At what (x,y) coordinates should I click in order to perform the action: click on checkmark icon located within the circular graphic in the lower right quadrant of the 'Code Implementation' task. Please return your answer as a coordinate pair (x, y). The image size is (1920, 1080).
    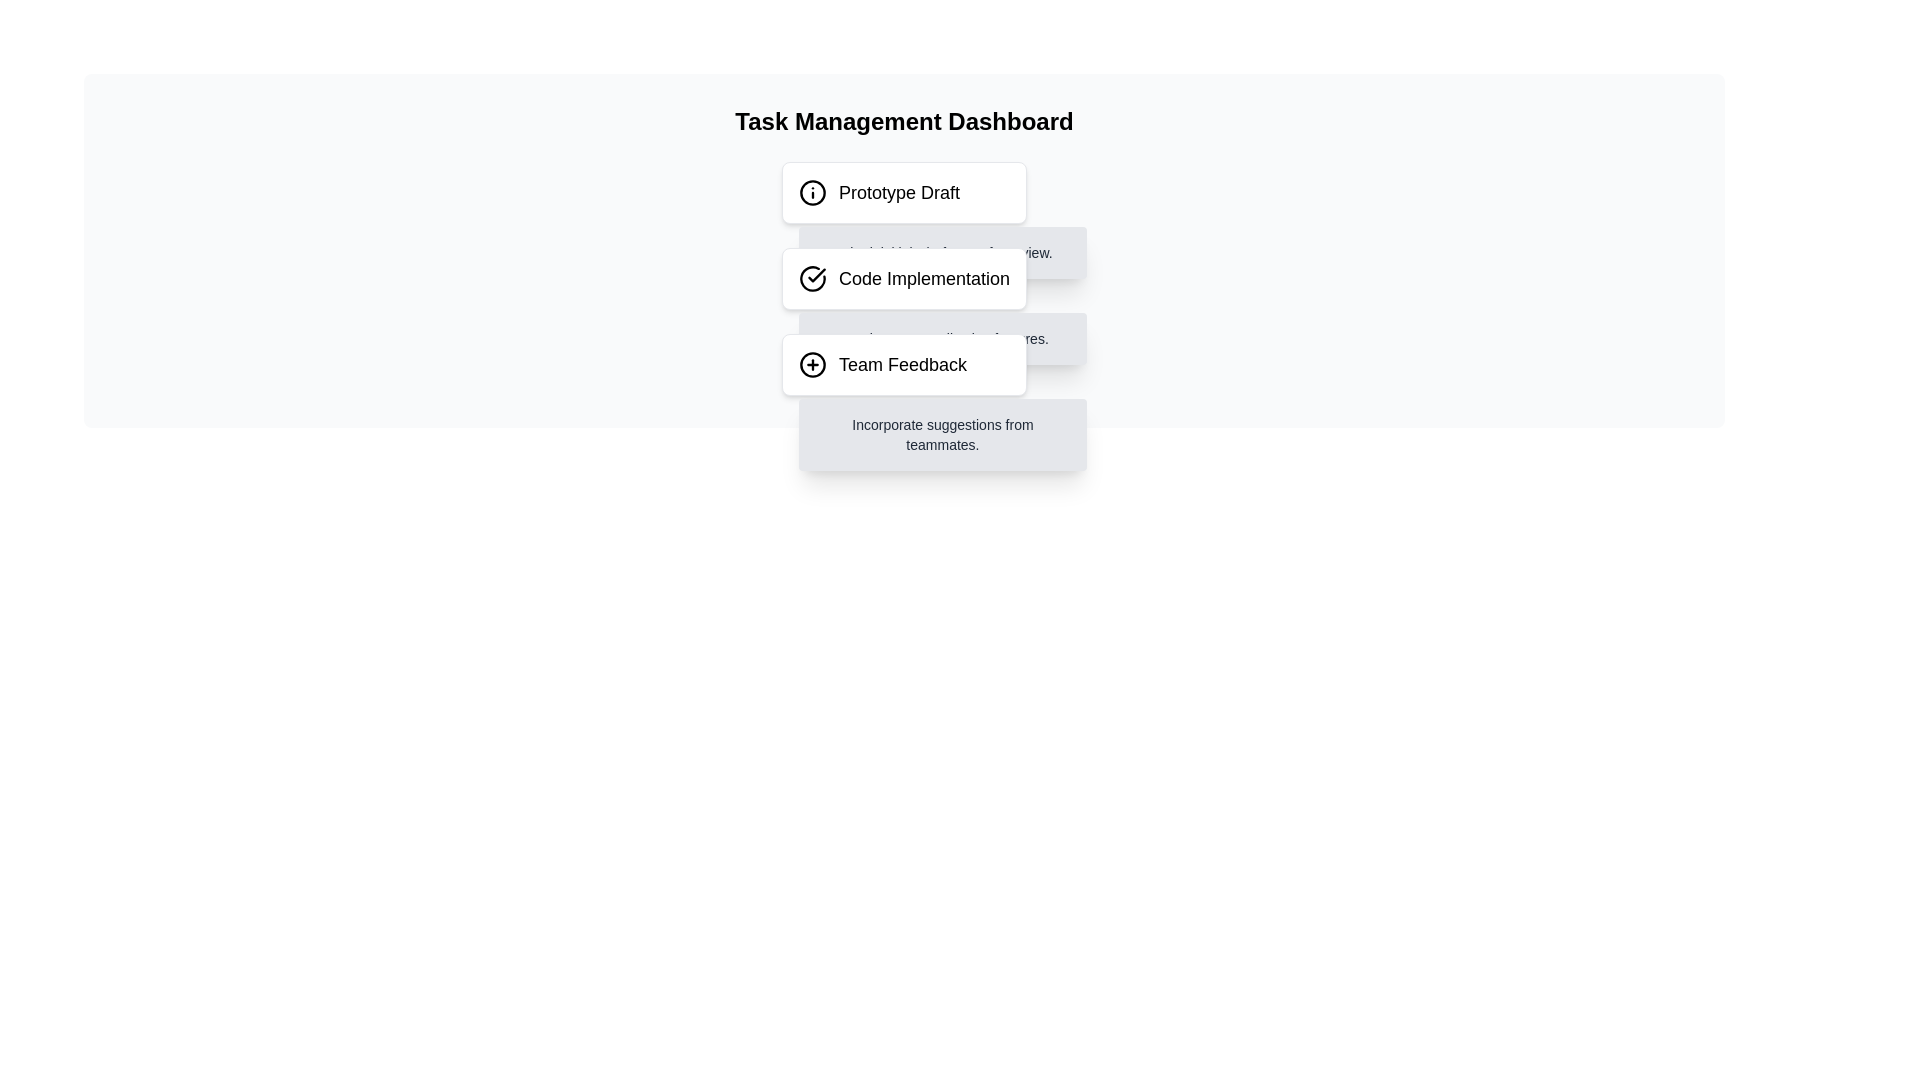
    Looking at the image, I should click on (816, 275).